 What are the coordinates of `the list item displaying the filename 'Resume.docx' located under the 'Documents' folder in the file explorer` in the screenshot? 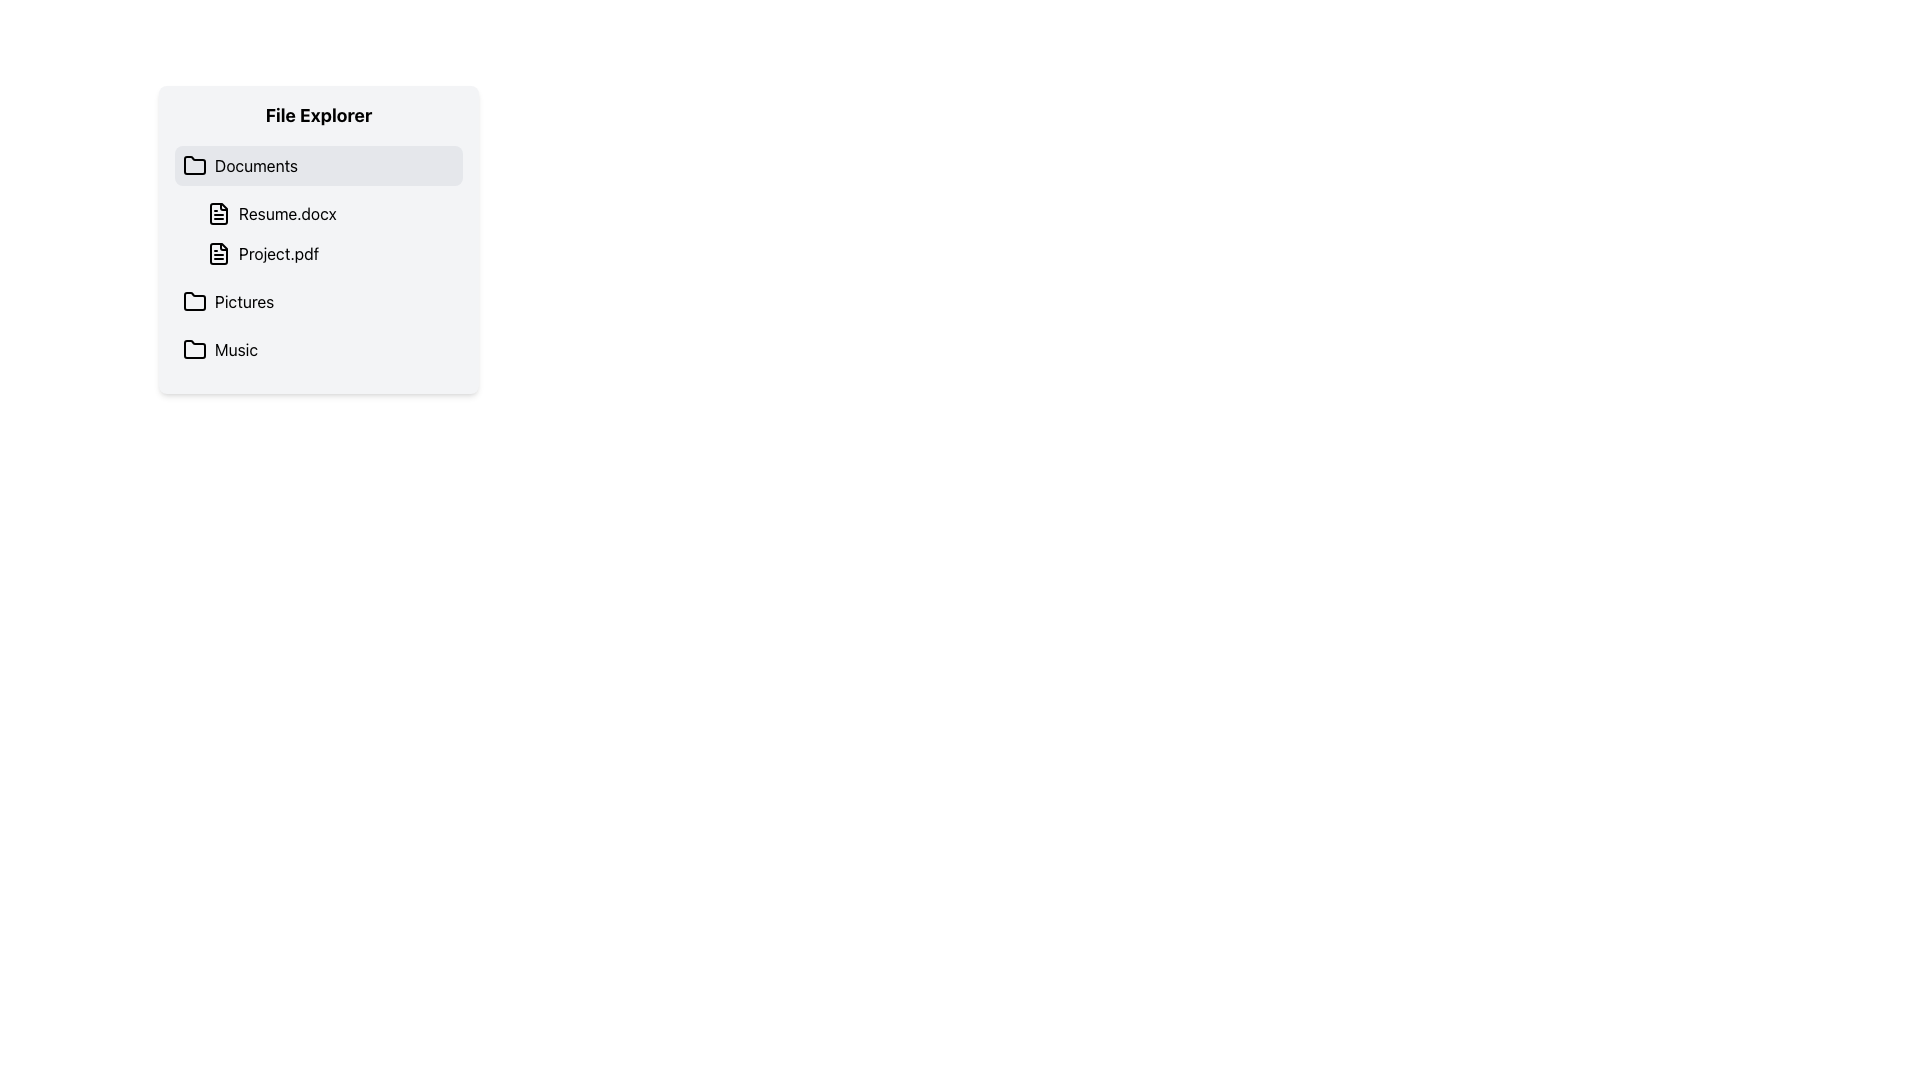 It's located at (331, 233).